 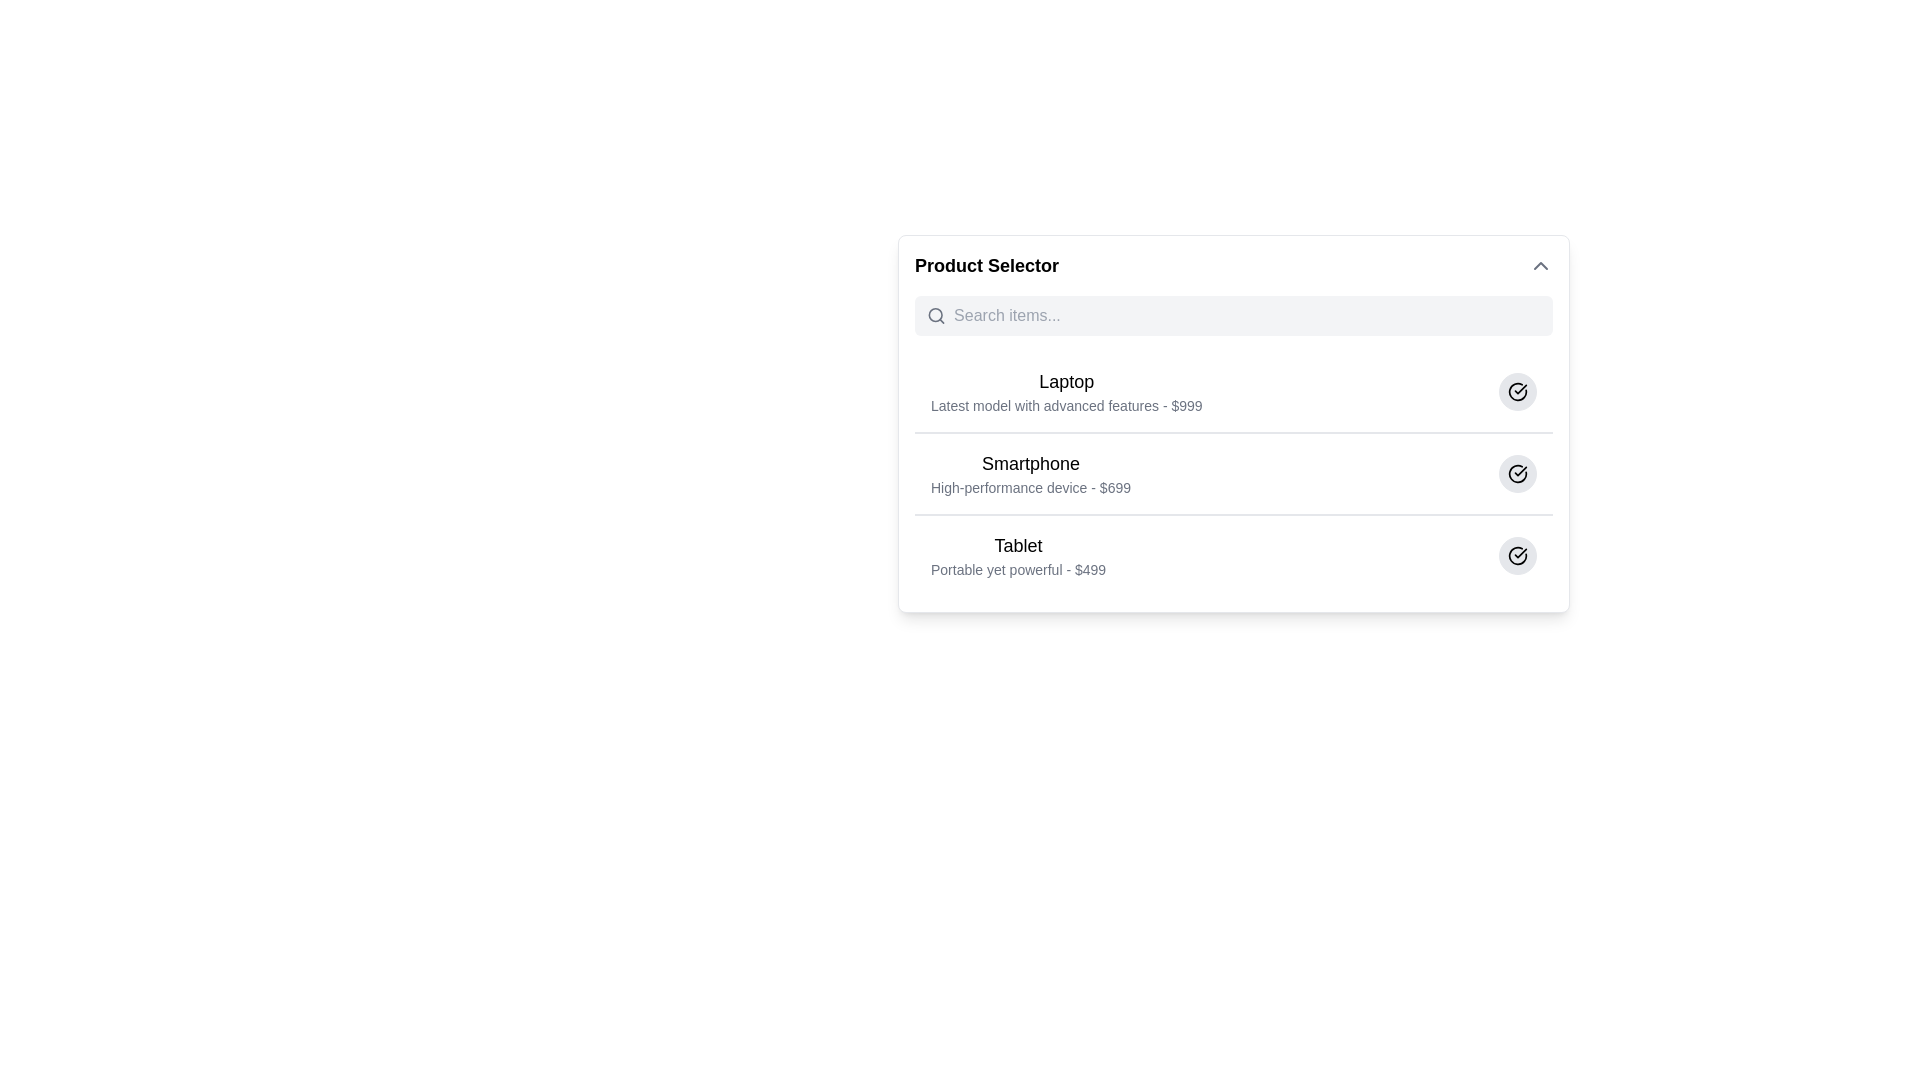 What do you see at coordinates (1517, 392) in the screenshot?
I see `the circular checkmark icon located at the top-right corner of the card-like panel, which is visually aligned with the 'Laptop' item in the list` at bounding box center [1517, 392].